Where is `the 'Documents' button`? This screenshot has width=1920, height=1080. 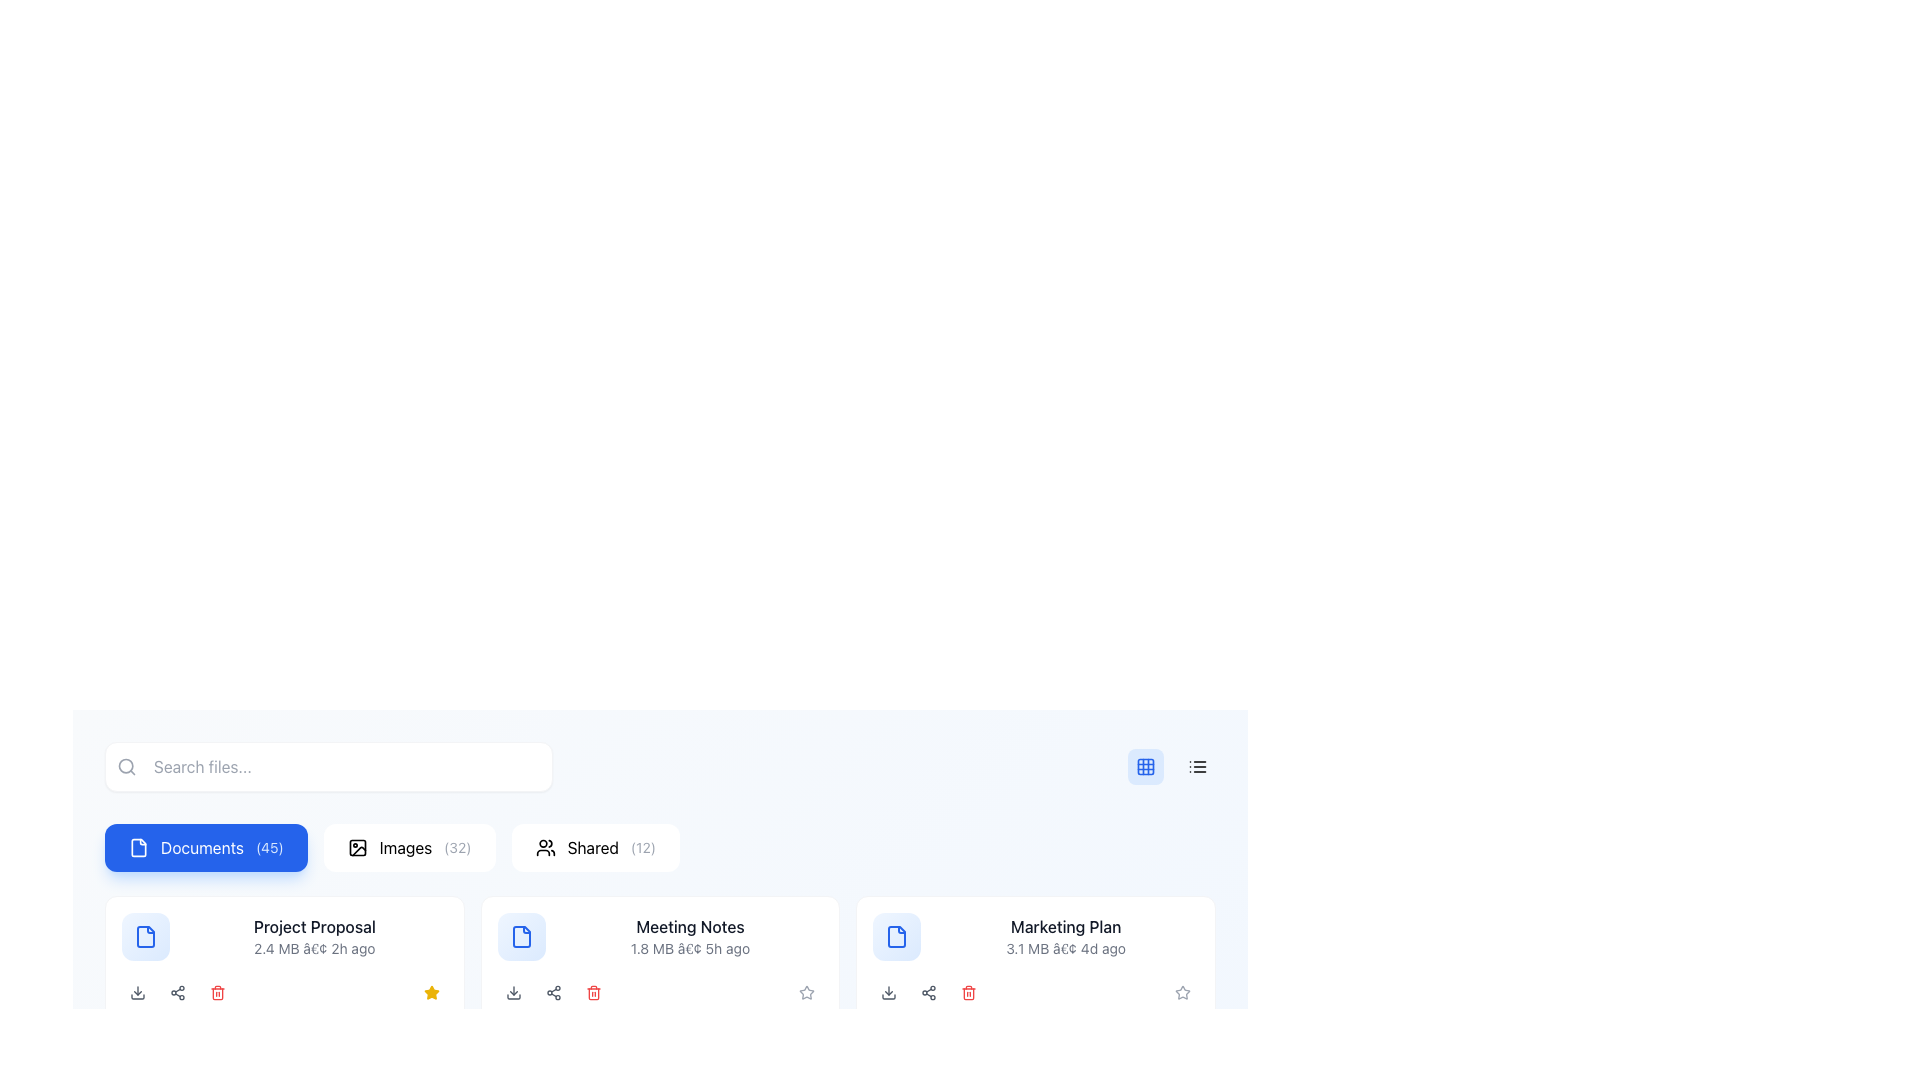 the 'Documents' button is located at coordinates (206, 848).